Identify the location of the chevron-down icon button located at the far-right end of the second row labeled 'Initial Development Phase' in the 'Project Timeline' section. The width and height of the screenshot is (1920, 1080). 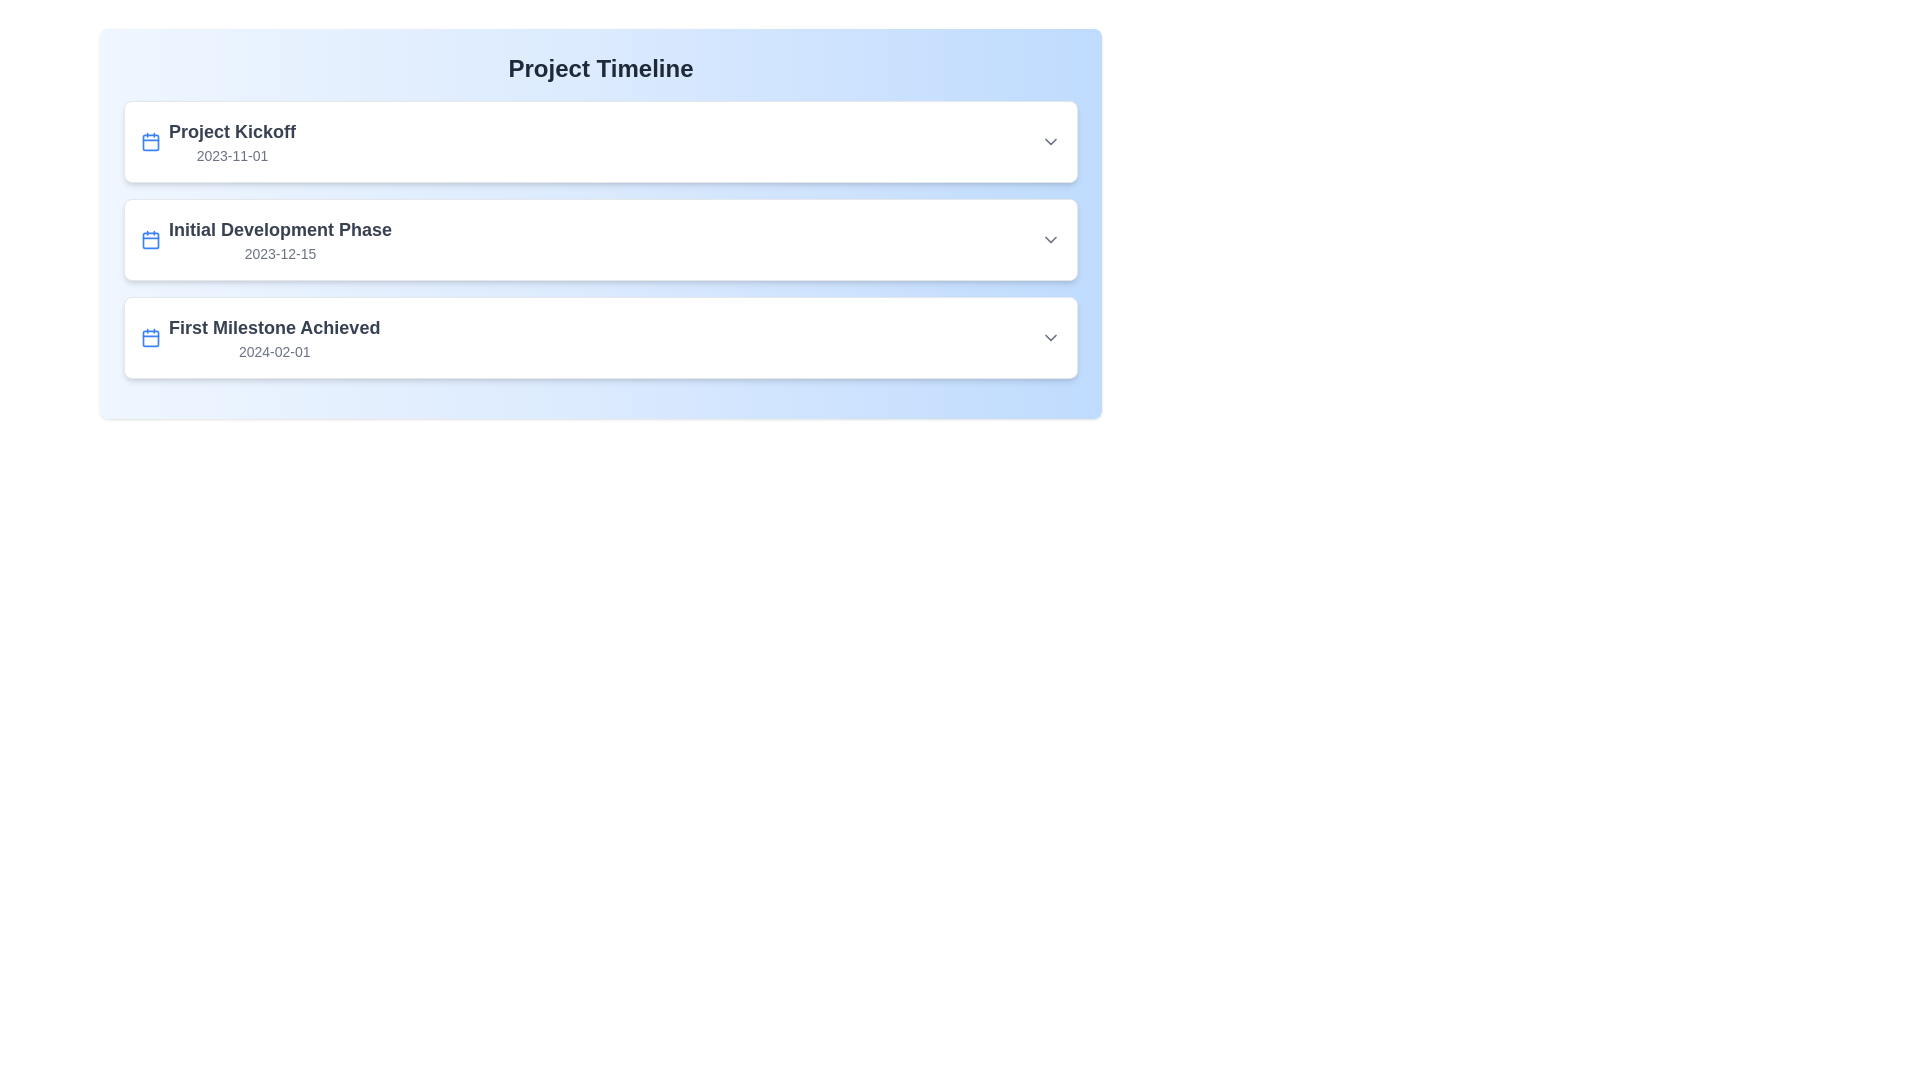
(1050, 238).